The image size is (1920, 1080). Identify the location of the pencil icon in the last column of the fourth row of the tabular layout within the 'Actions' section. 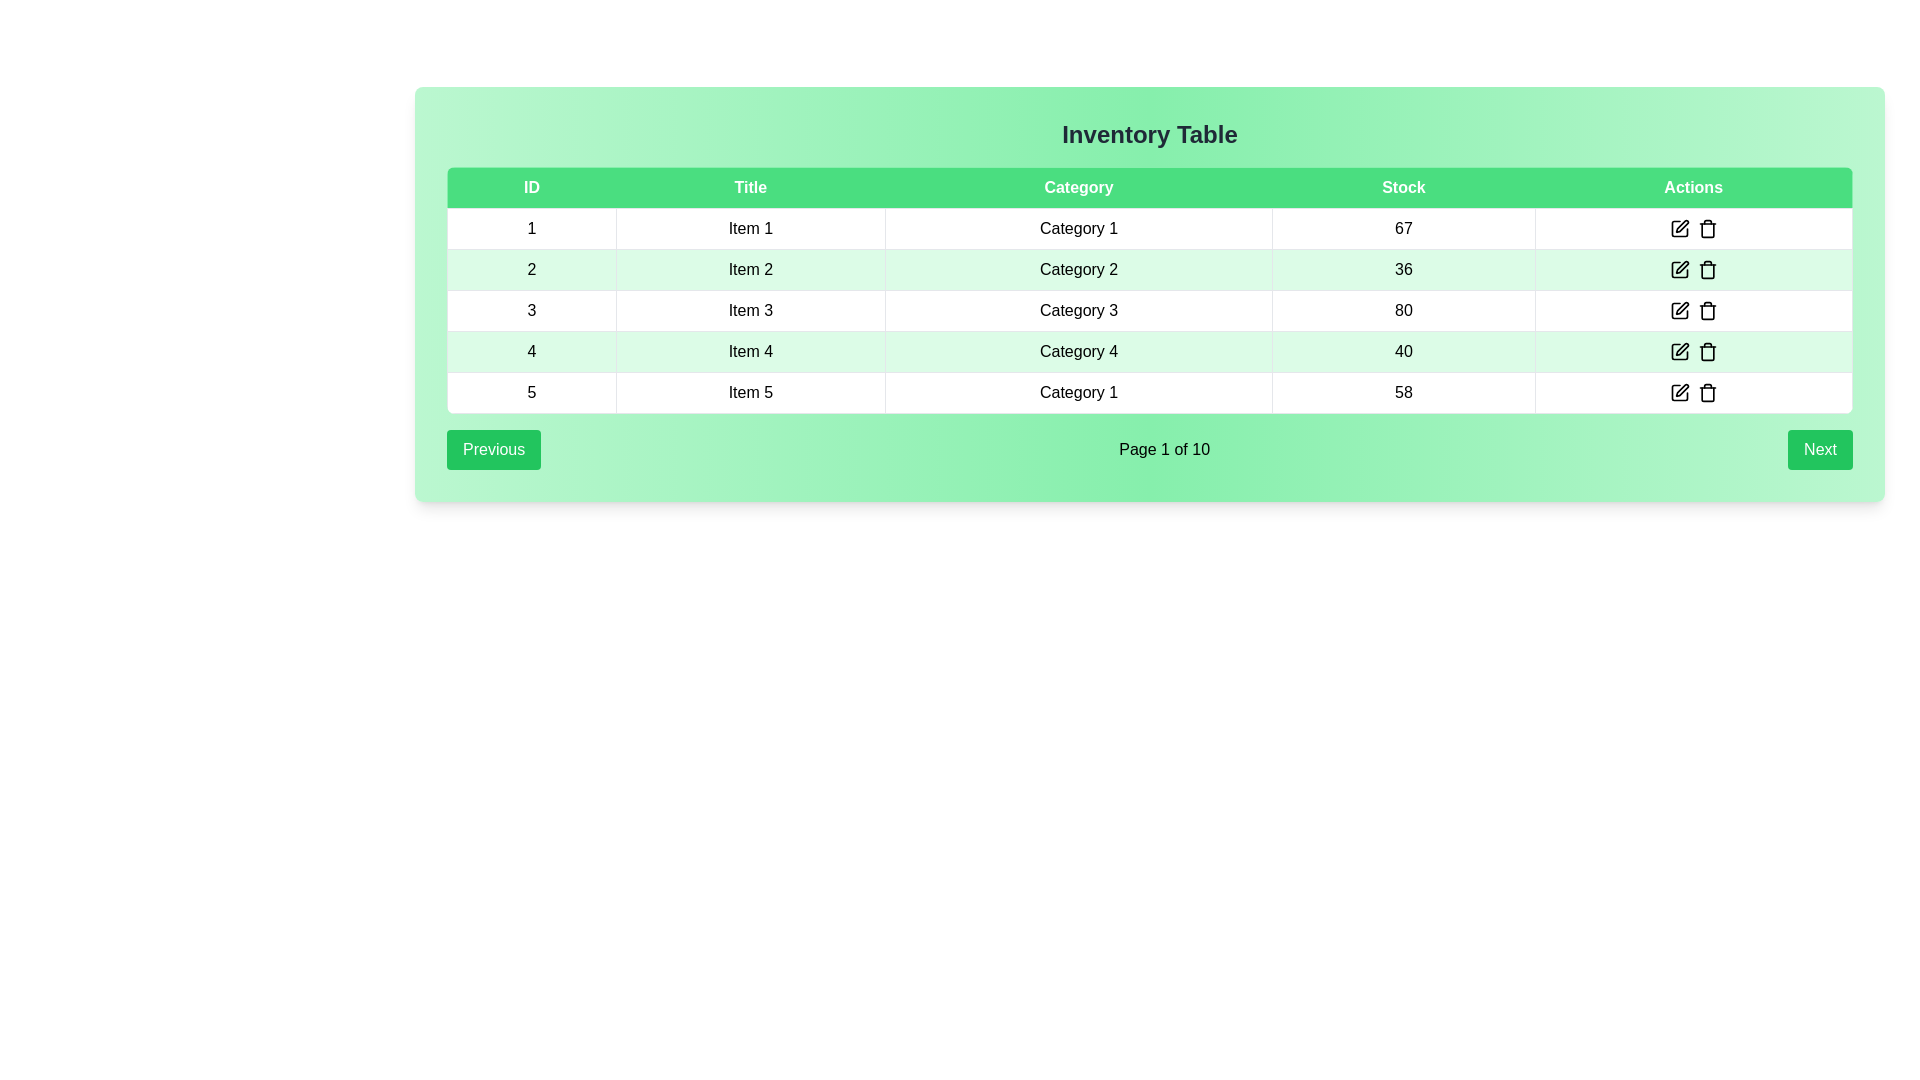
(1693, 311).